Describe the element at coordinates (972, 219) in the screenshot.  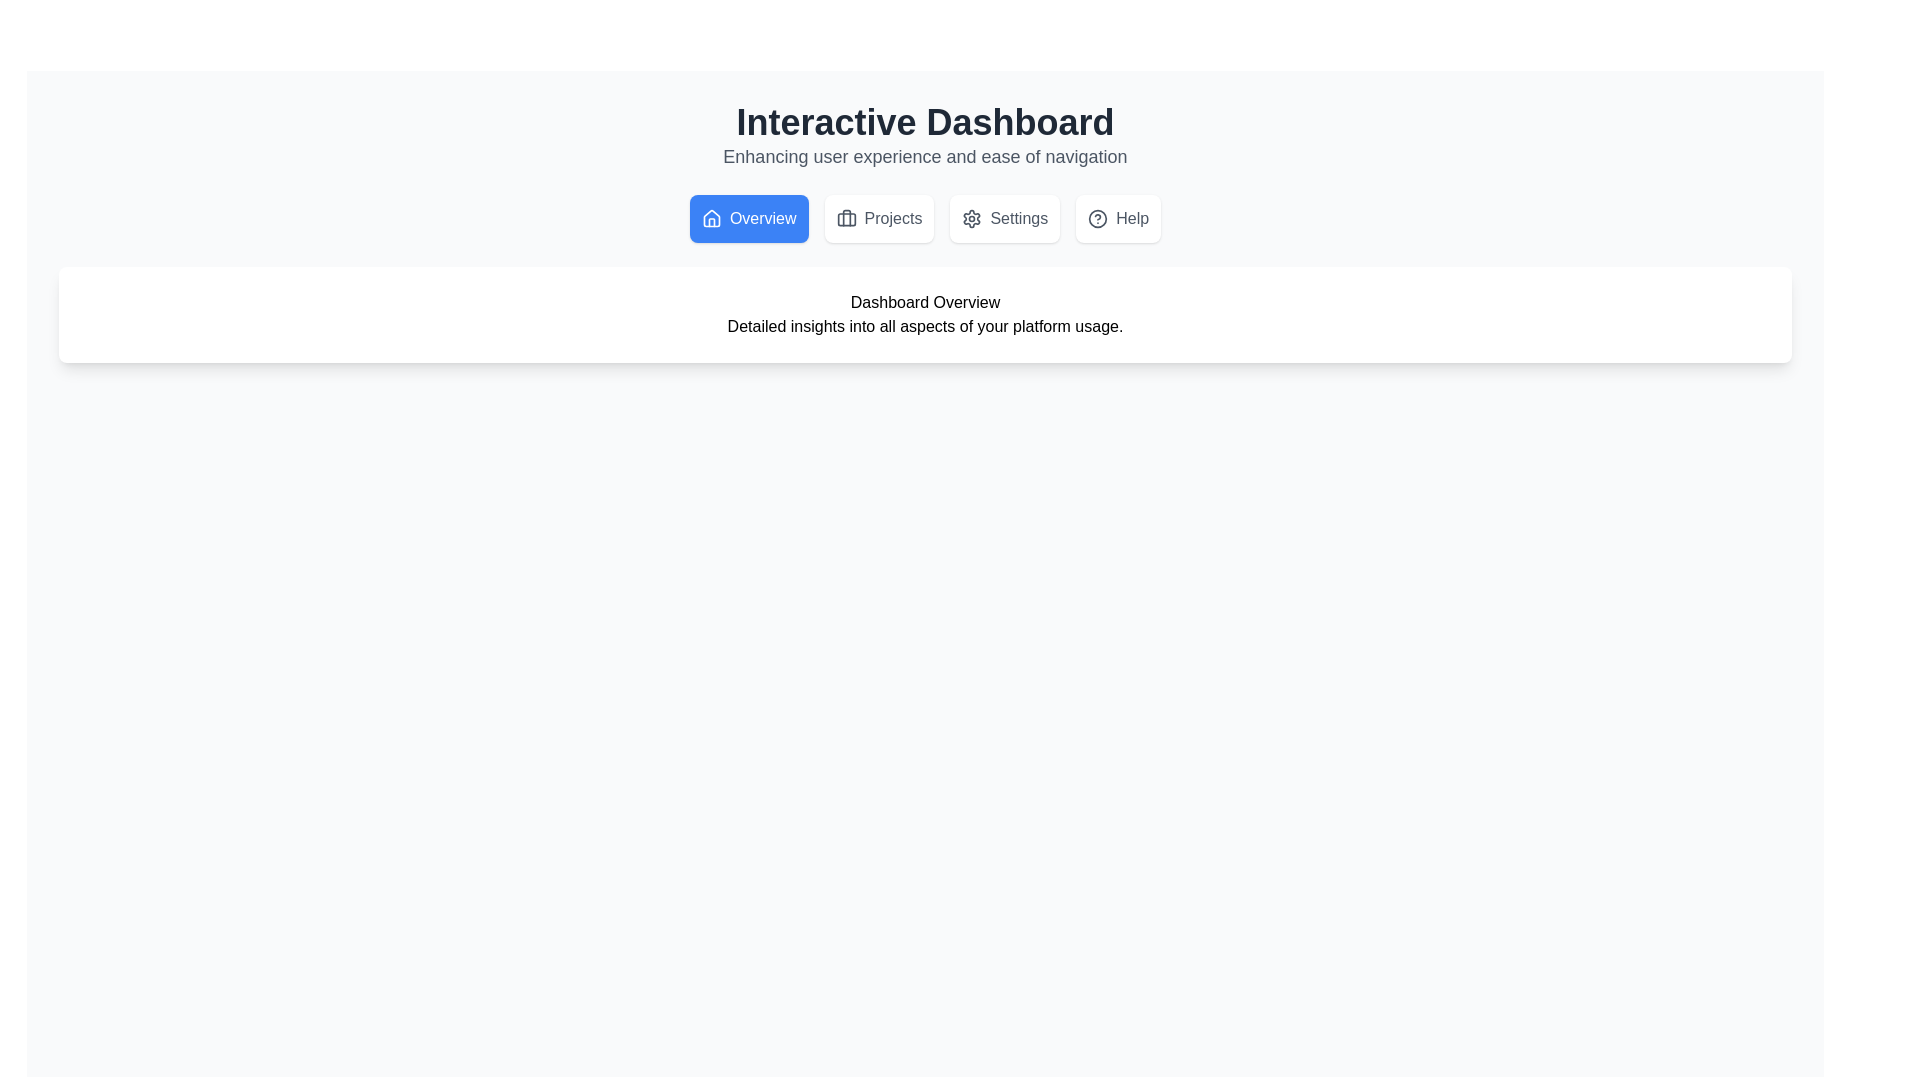
I see `the small grayscale gear icon that signifies settings functionality, located within the 'Settings' button in the navigation section` at that location.